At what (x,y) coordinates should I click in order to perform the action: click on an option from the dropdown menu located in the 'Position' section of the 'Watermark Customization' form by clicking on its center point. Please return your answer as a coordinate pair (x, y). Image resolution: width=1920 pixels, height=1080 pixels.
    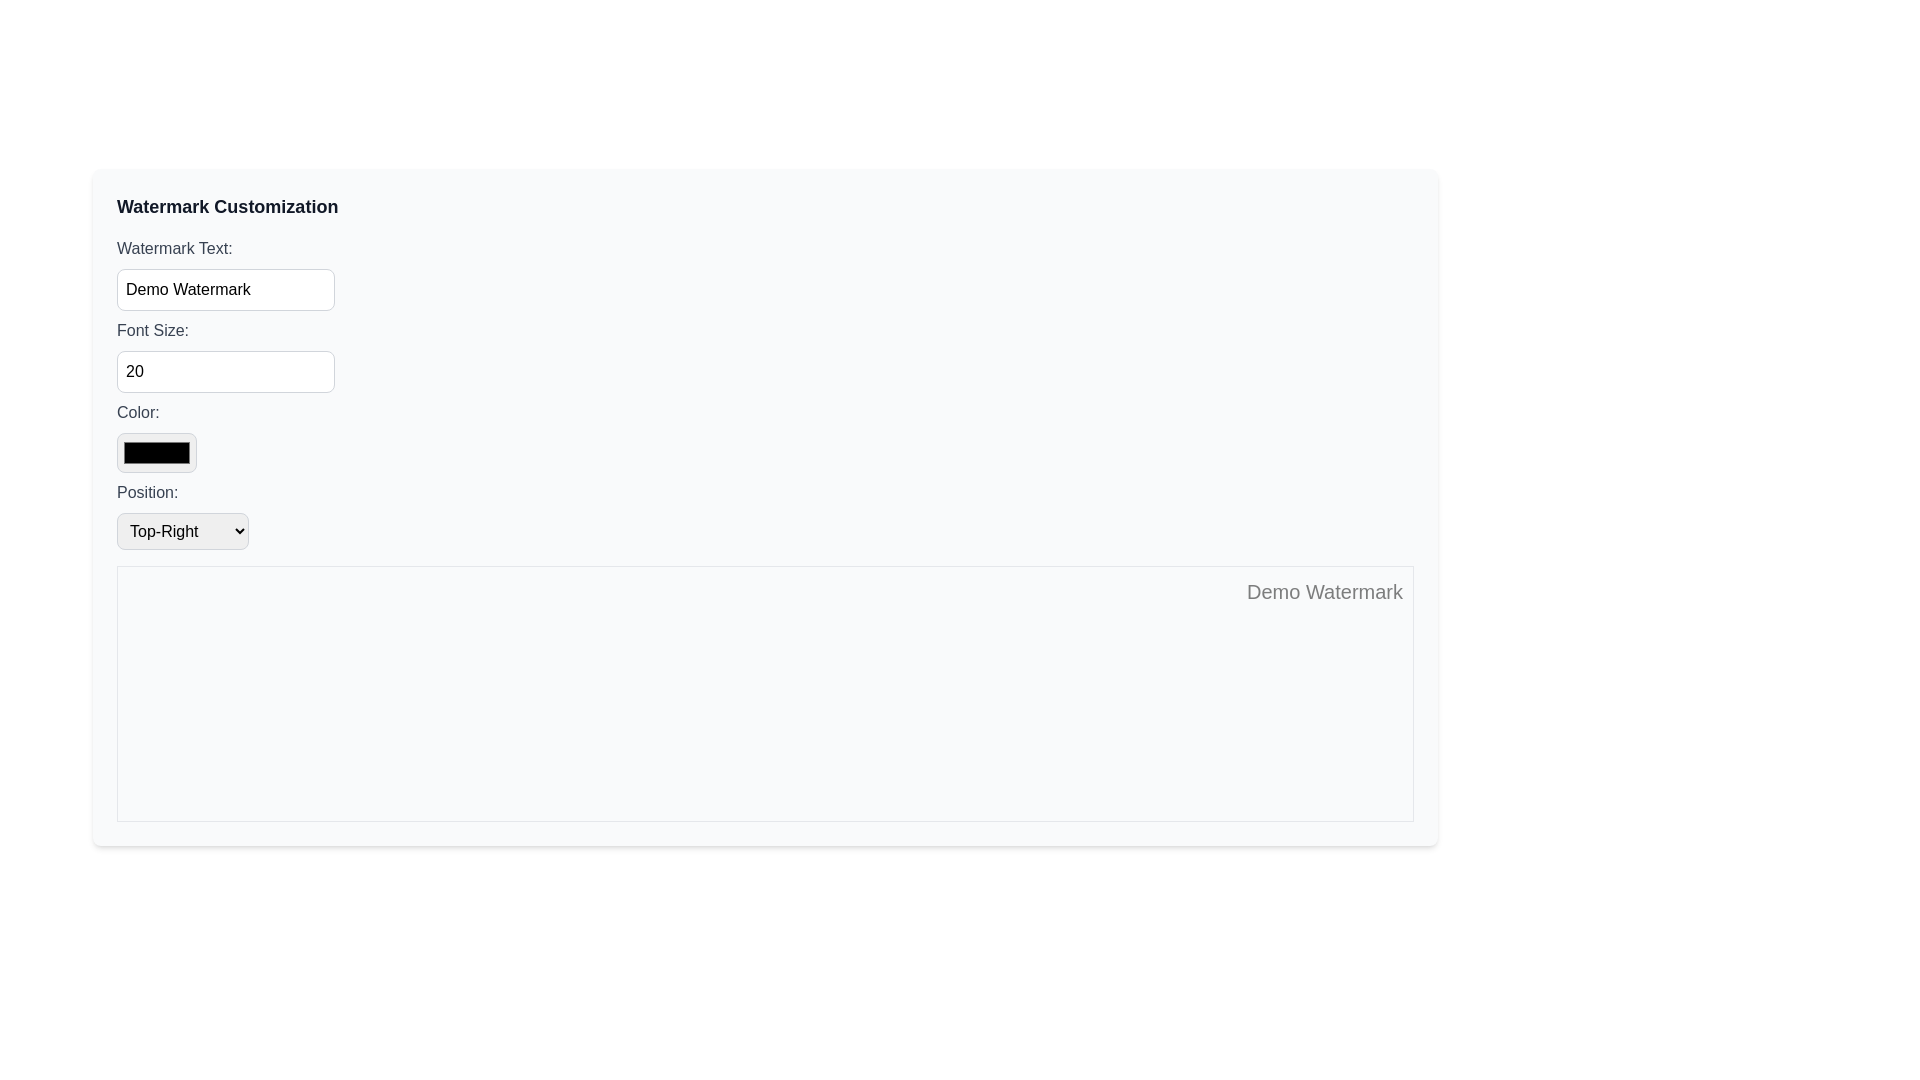
    Looking at the image, I should click on (182, 530).